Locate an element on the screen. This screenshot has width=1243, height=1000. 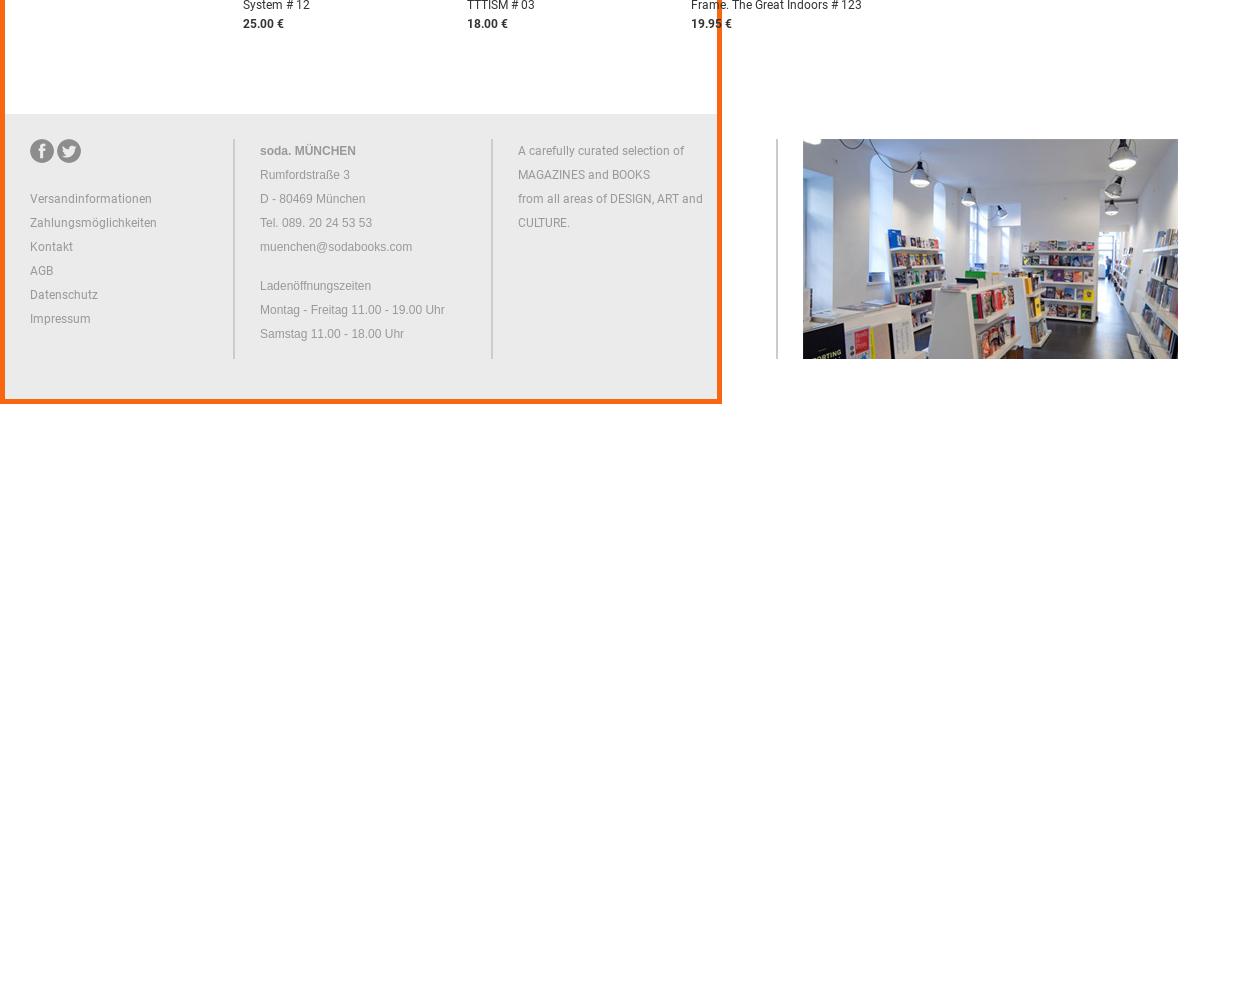
'Montag - Freitag 11.00 - 19.00 Uhr' is located at coordinates (351, 310).